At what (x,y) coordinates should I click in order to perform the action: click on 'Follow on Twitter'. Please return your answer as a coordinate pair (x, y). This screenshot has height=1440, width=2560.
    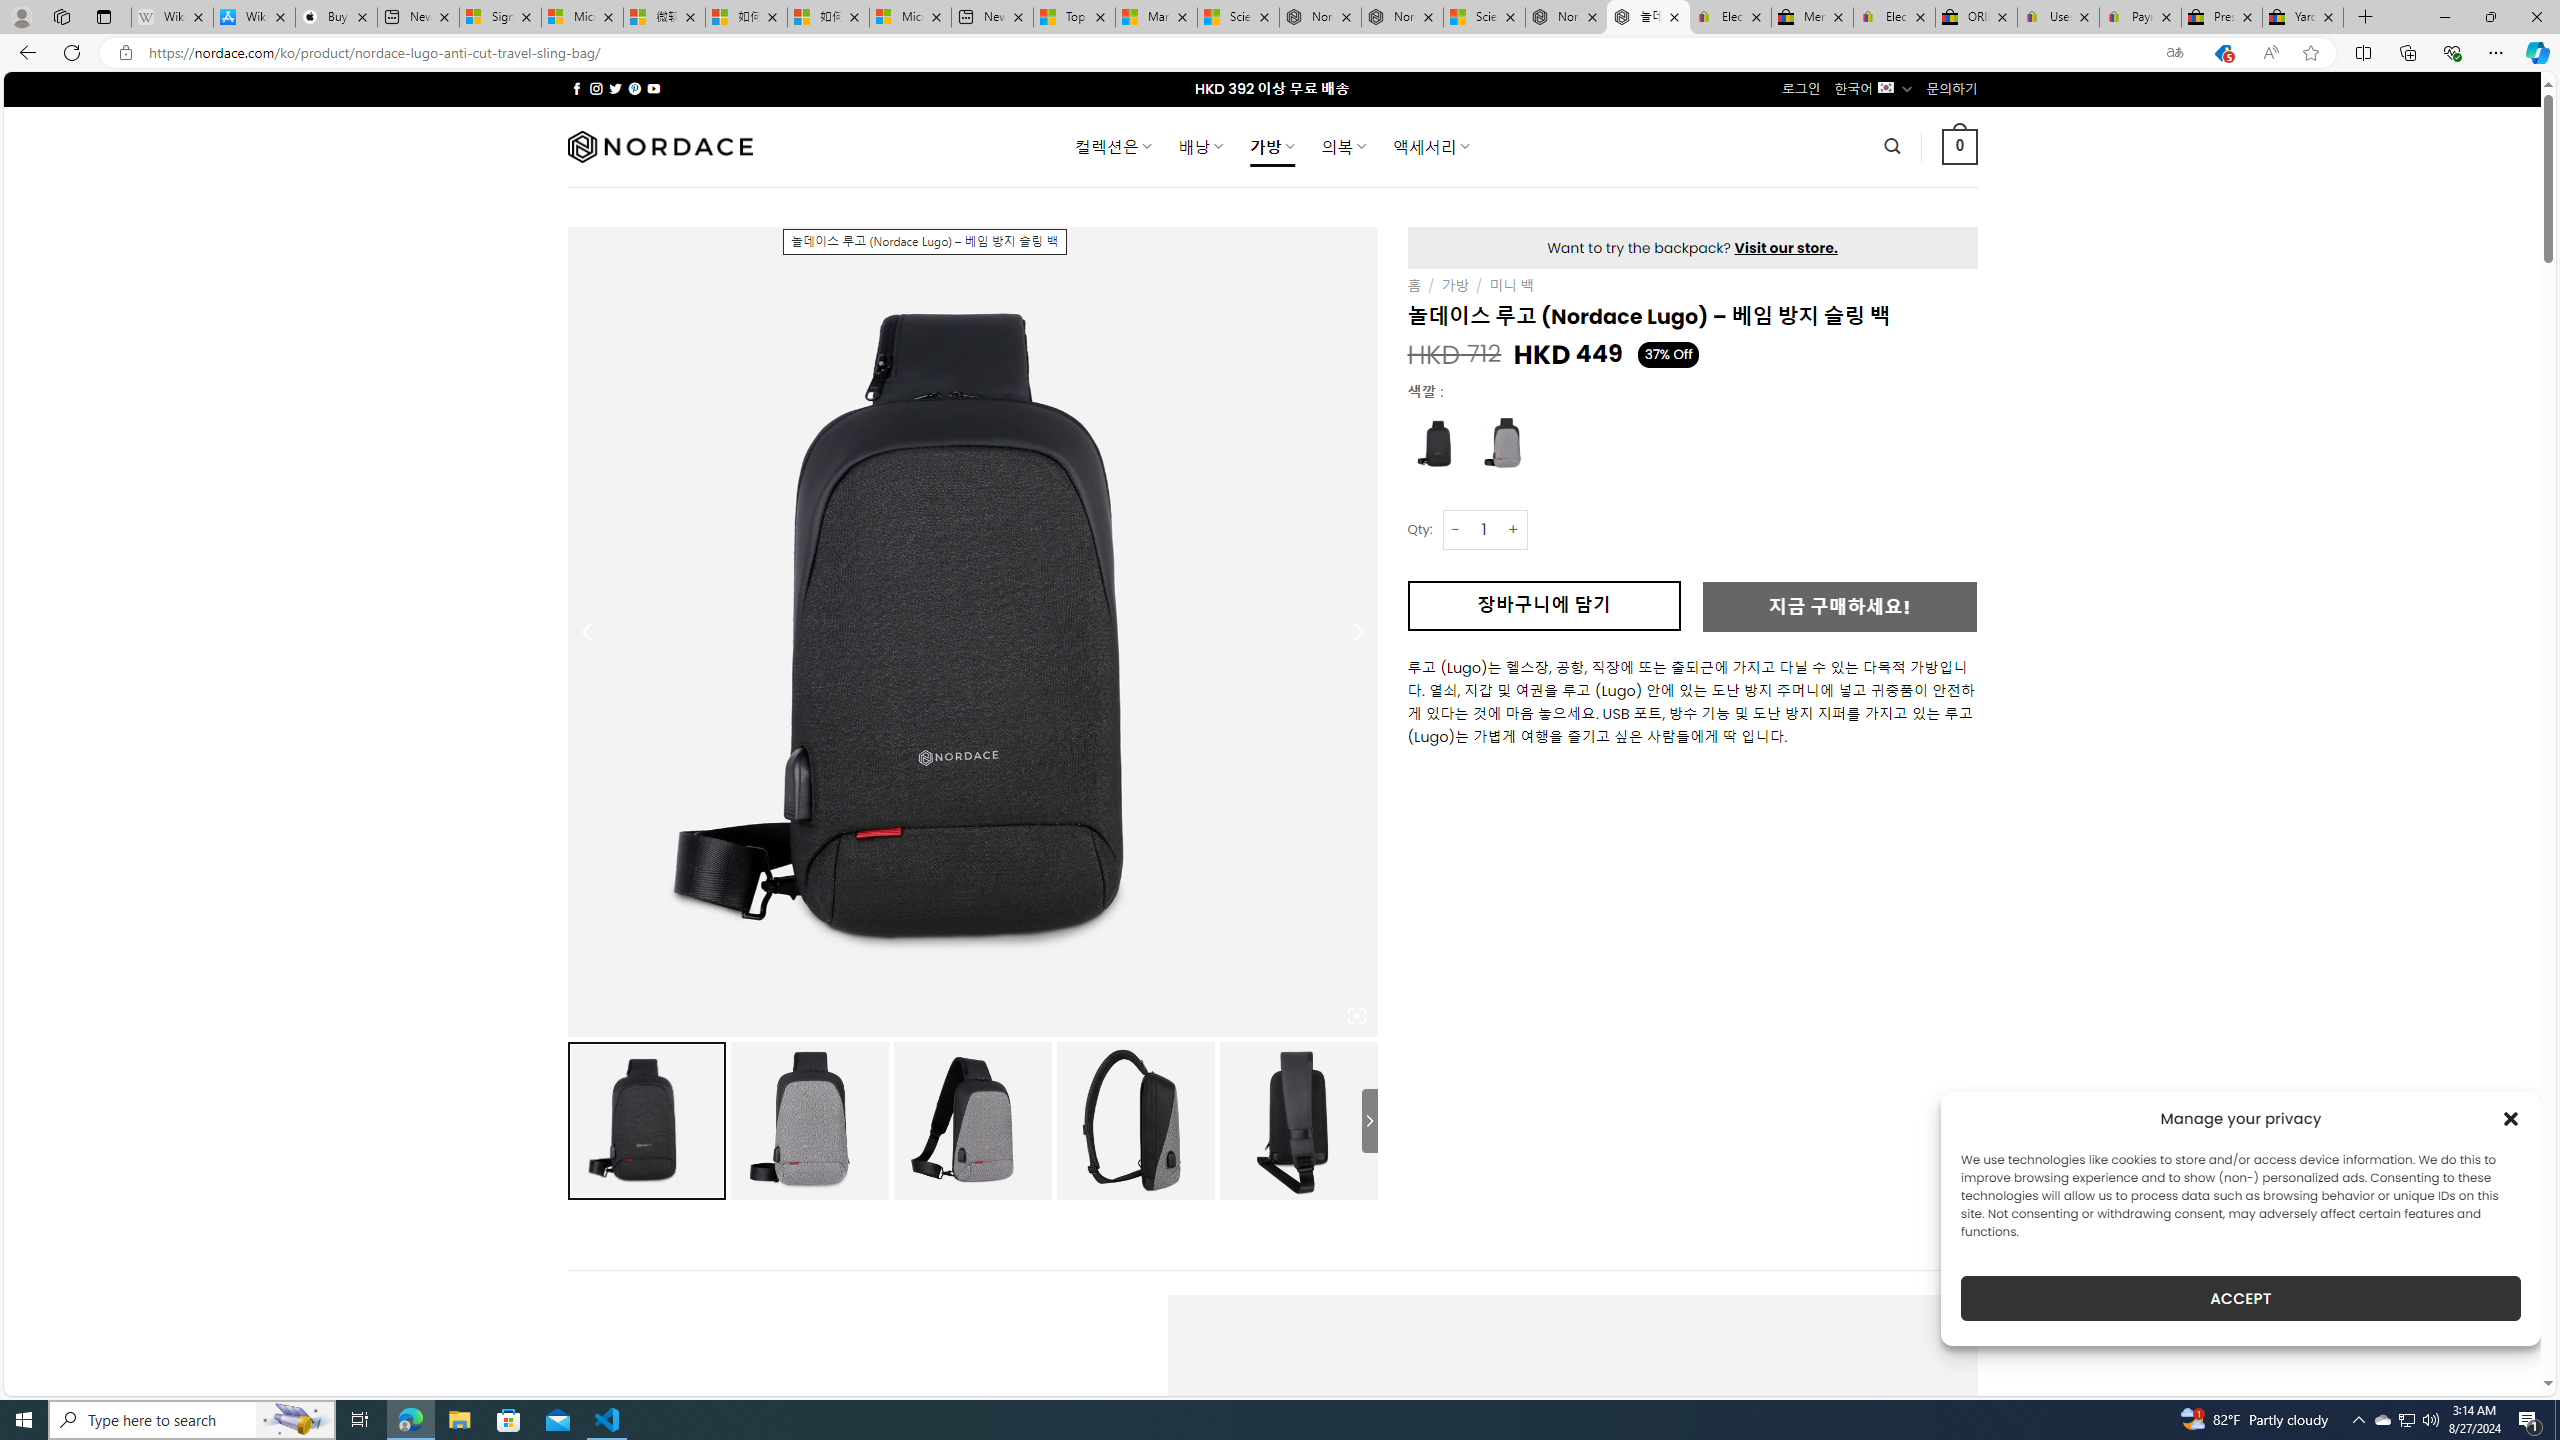
    Looking at the image, I should click on (615, 88).